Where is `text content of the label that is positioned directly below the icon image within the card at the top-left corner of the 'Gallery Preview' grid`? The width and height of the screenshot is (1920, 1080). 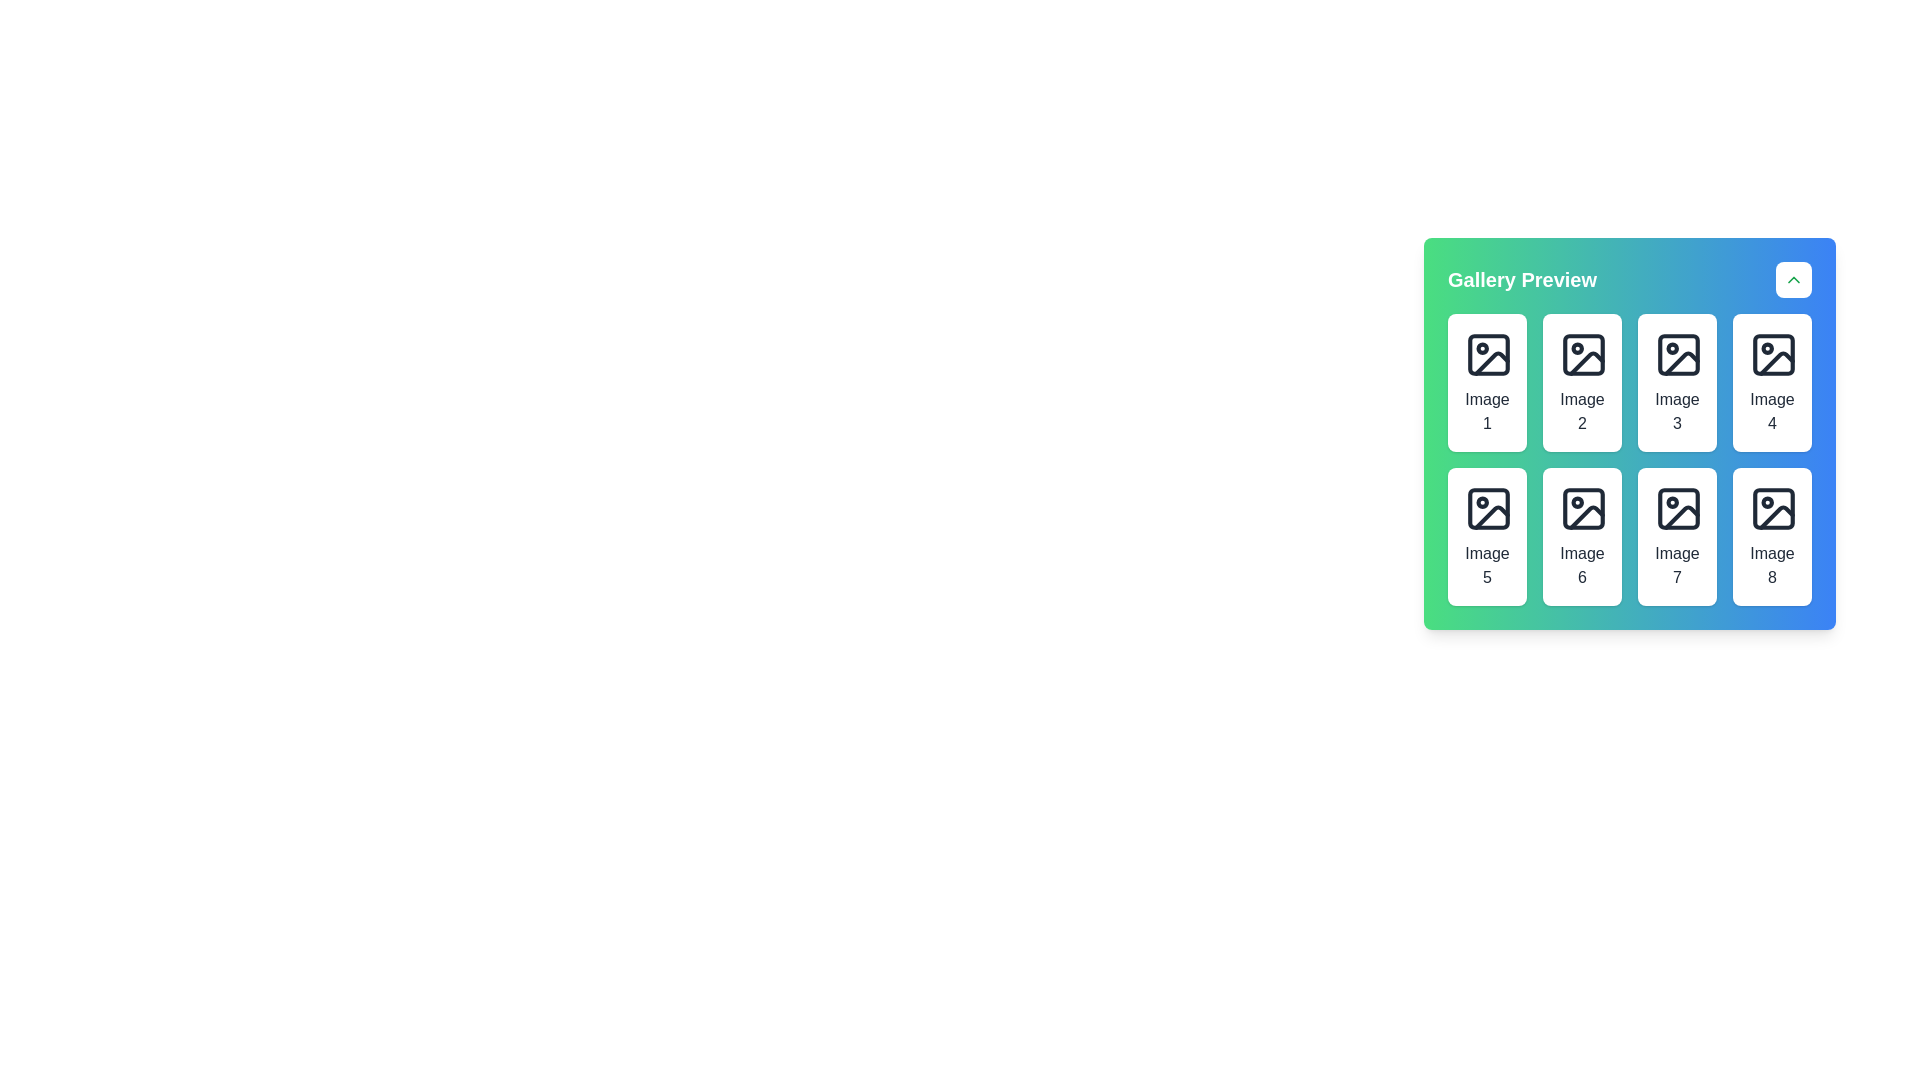
text content of the label that is positioned directly below the icon image within the card at the top-left corner of the 'Gallery Preview' grid is located at coordinates (1487, 411).